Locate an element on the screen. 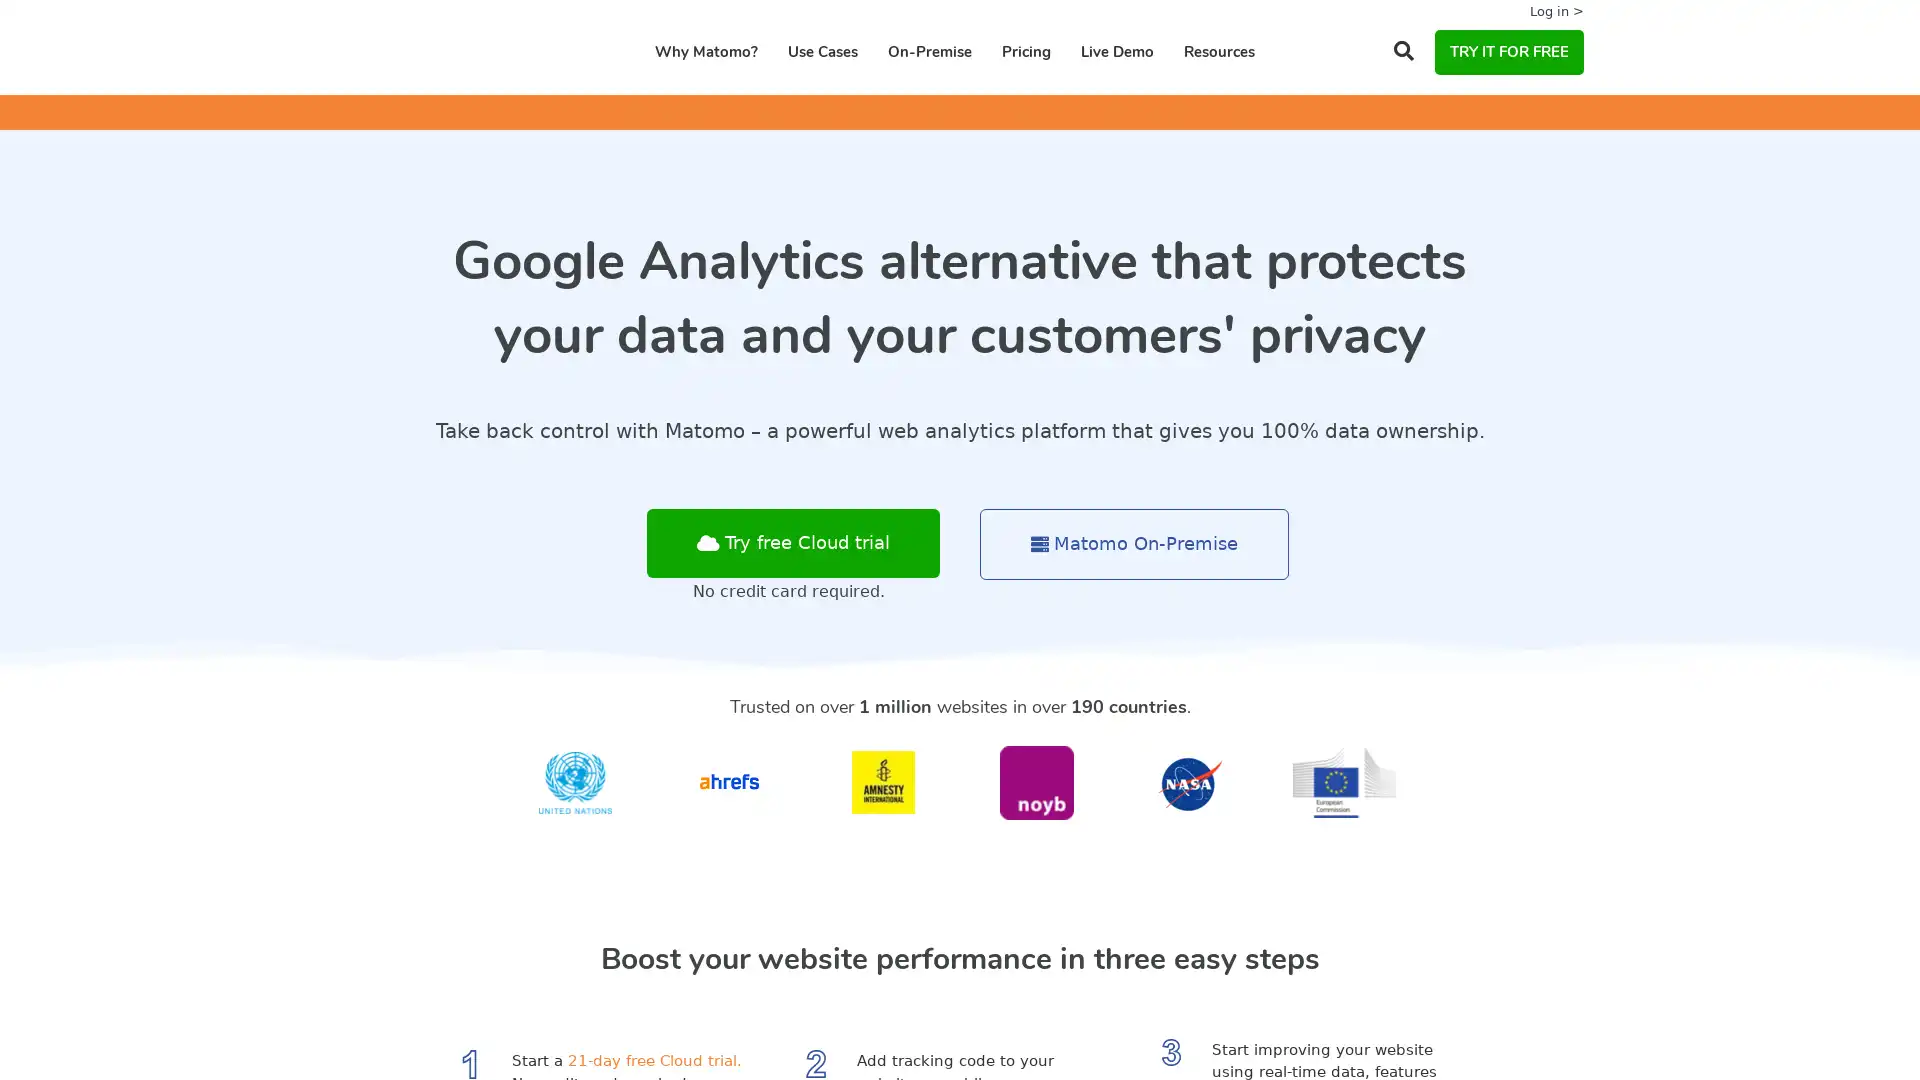  Matomo On-Premise is located at coordinates (1134, 544).